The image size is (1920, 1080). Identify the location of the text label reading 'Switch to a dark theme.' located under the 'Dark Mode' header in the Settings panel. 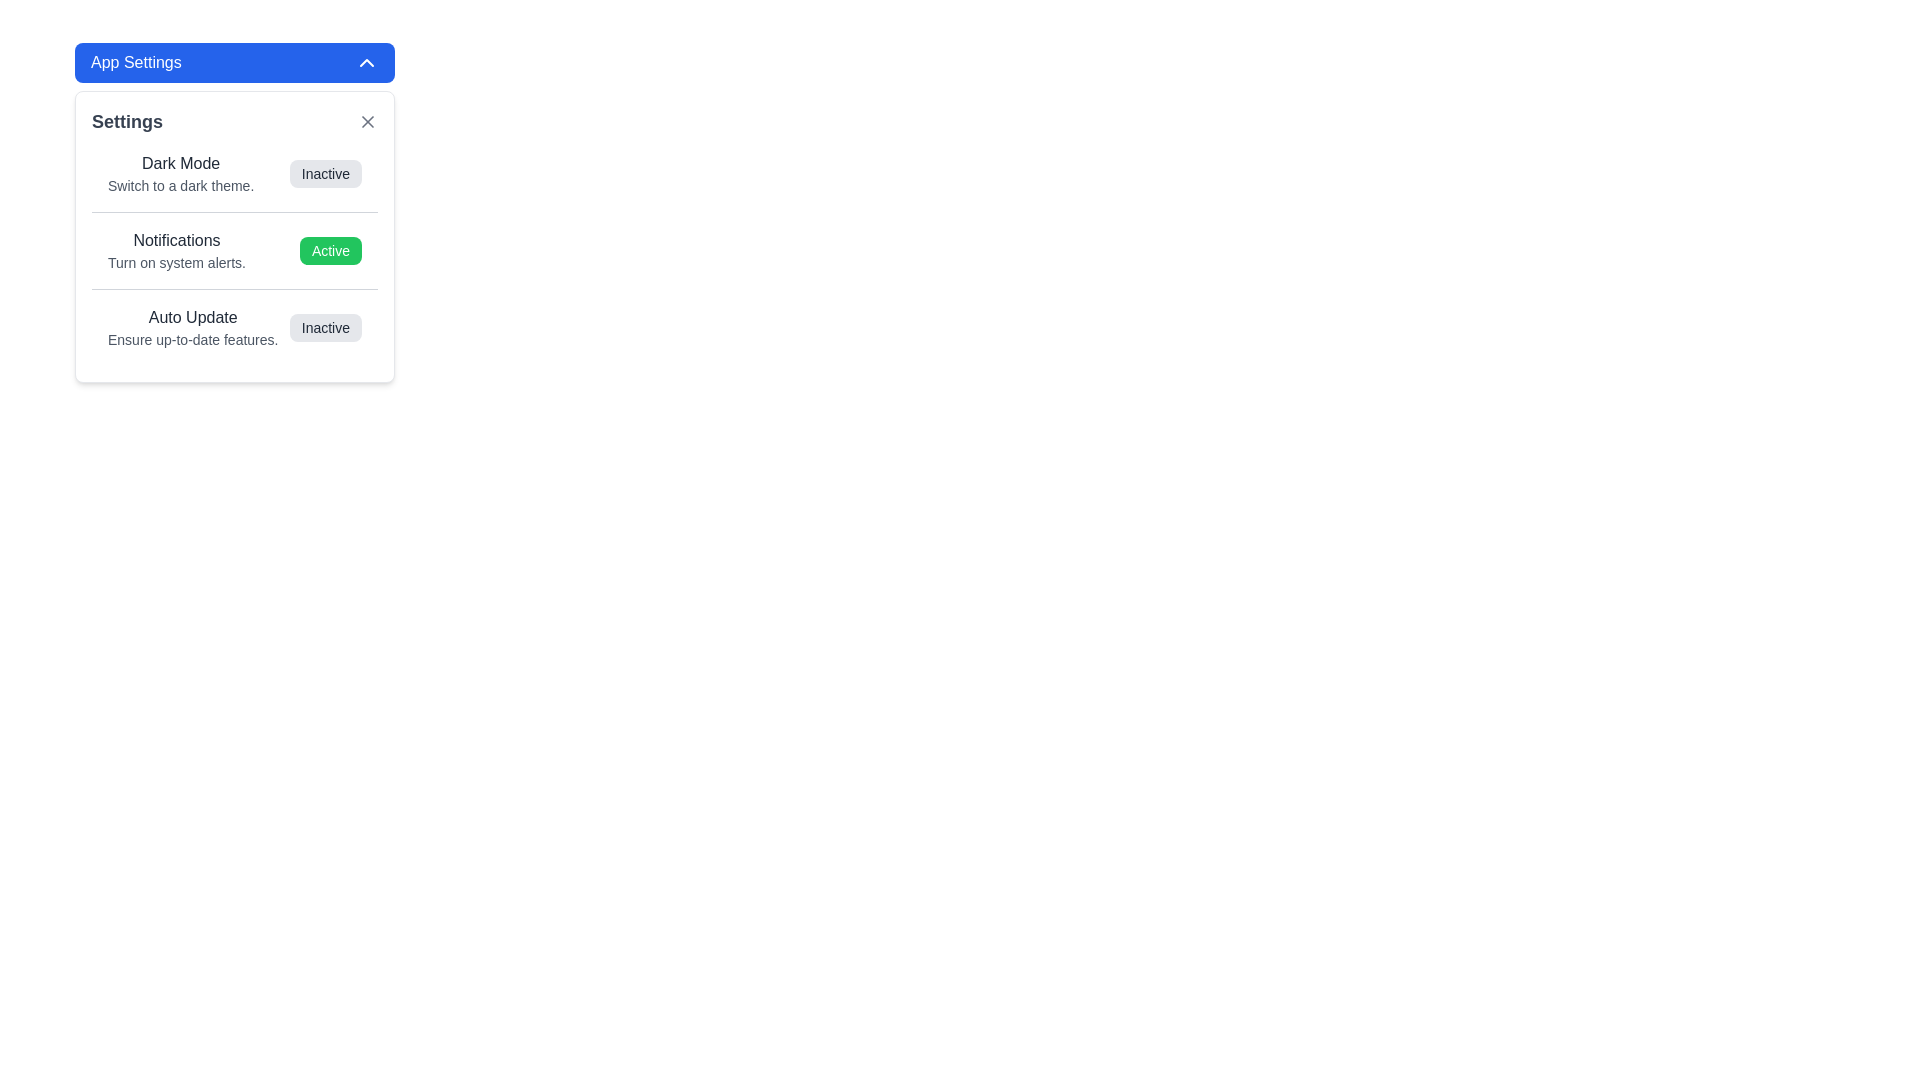
(181, 185).